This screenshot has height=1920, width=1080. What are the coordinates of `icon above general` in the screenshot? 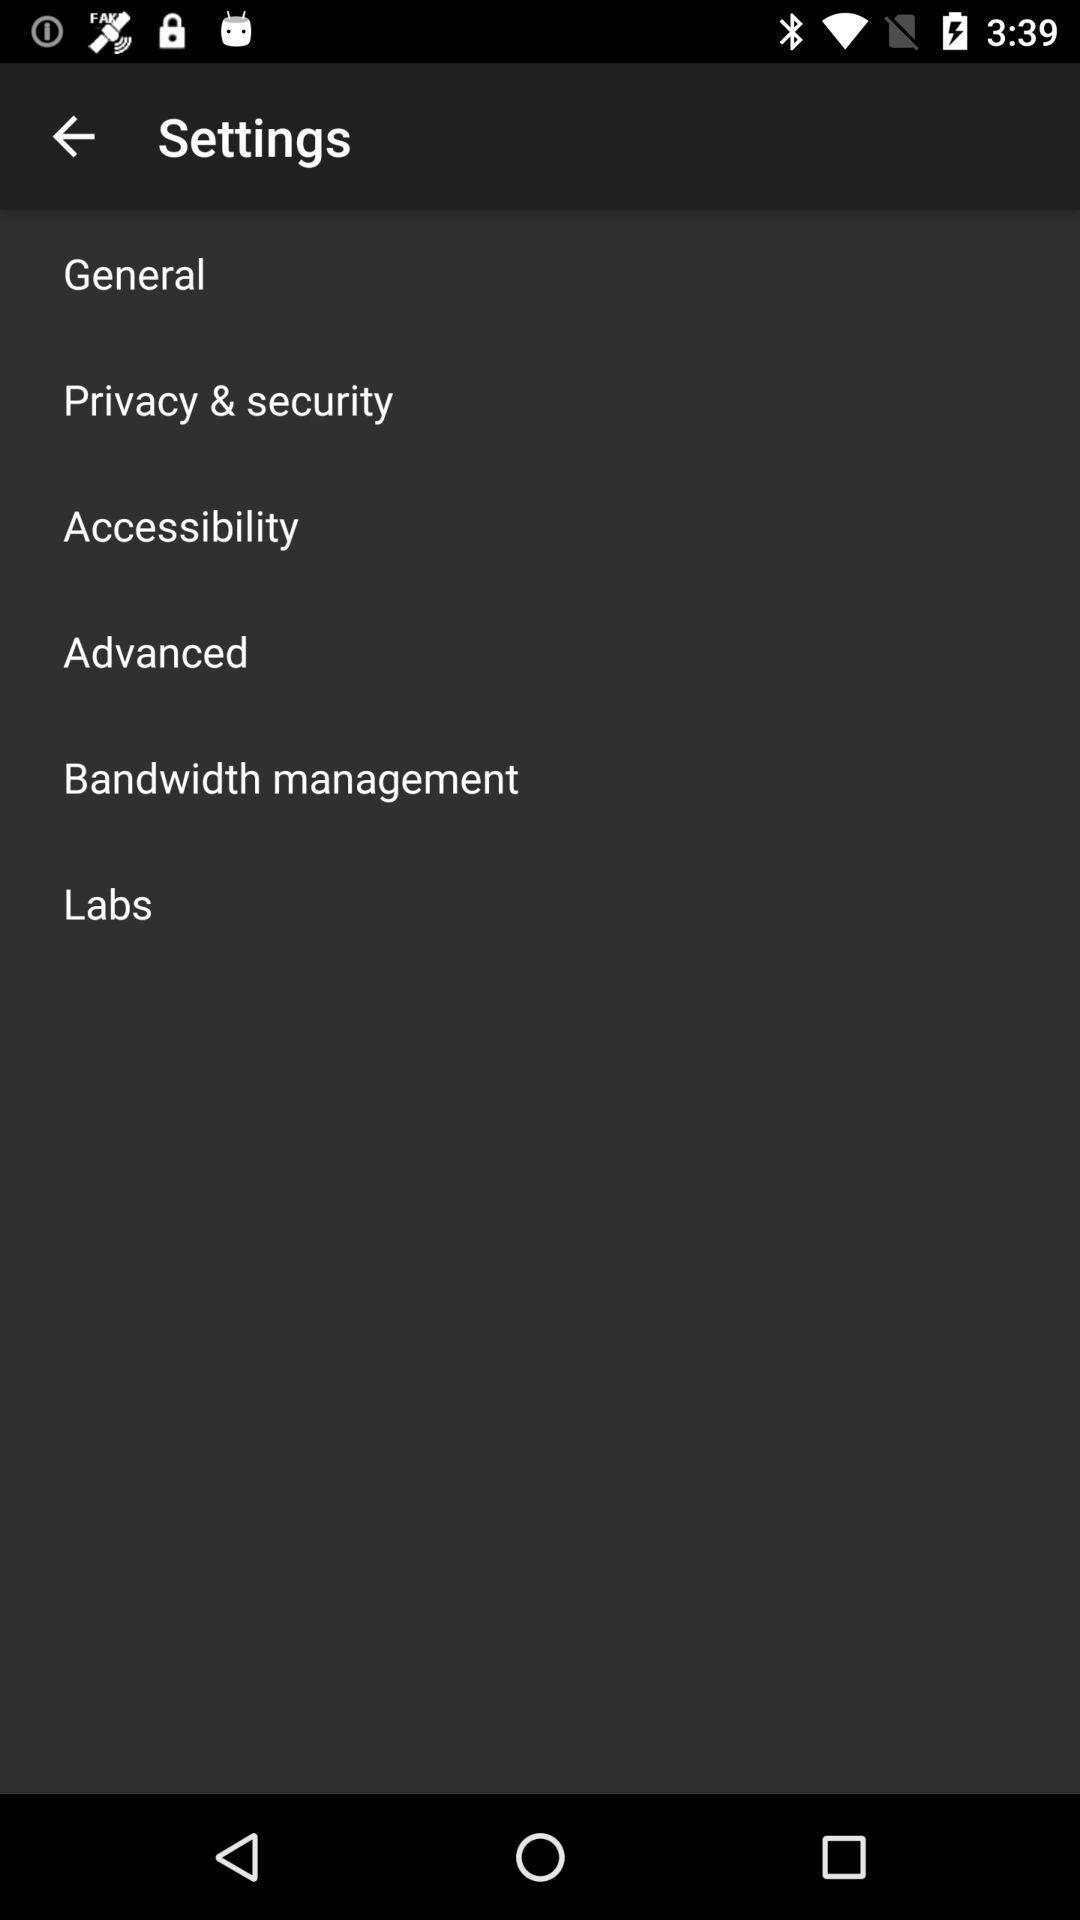 It's located at (72, 135).